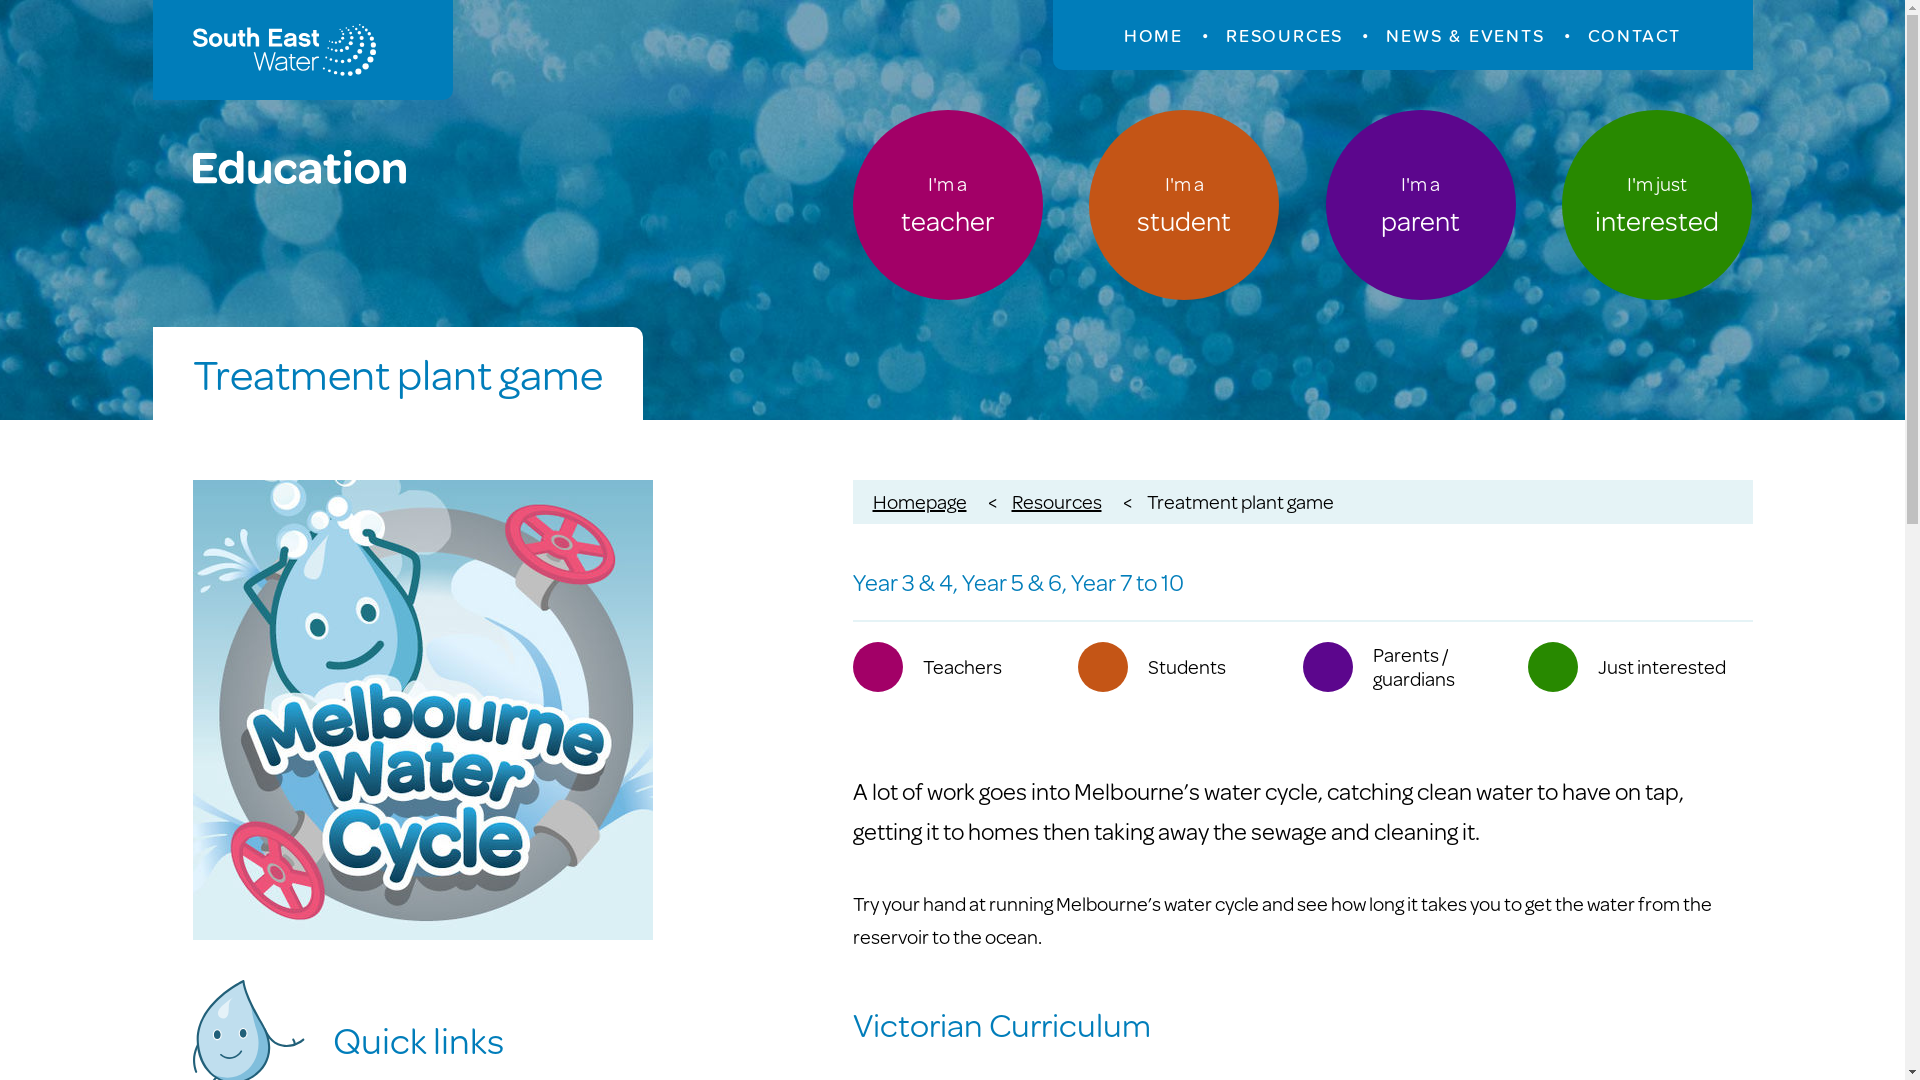 The height and width of the screenshot is (1080, 1920). Describe the element at coordinates (1153, 36) in the screenshot. I see `'HOME'` at that location.